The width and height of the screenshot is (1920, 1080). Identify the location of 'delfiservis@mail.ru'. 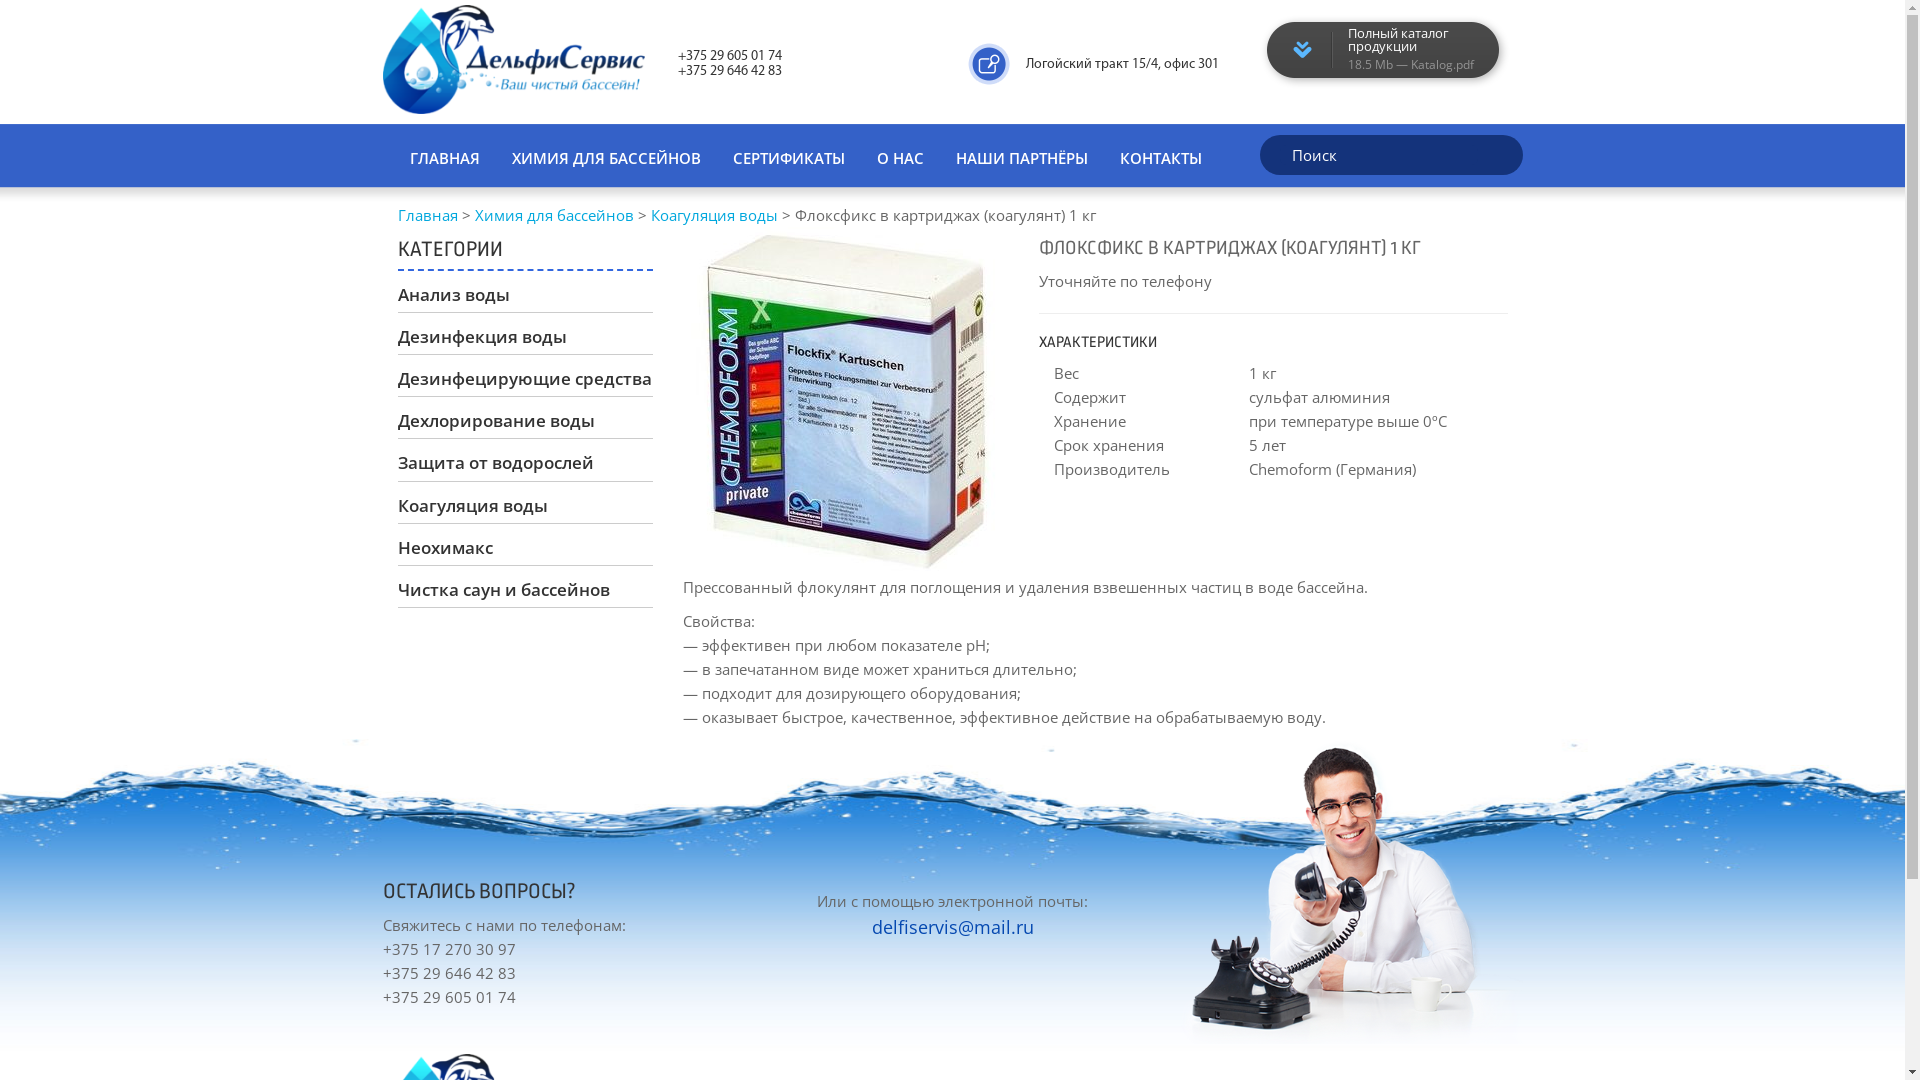
(872, 925).